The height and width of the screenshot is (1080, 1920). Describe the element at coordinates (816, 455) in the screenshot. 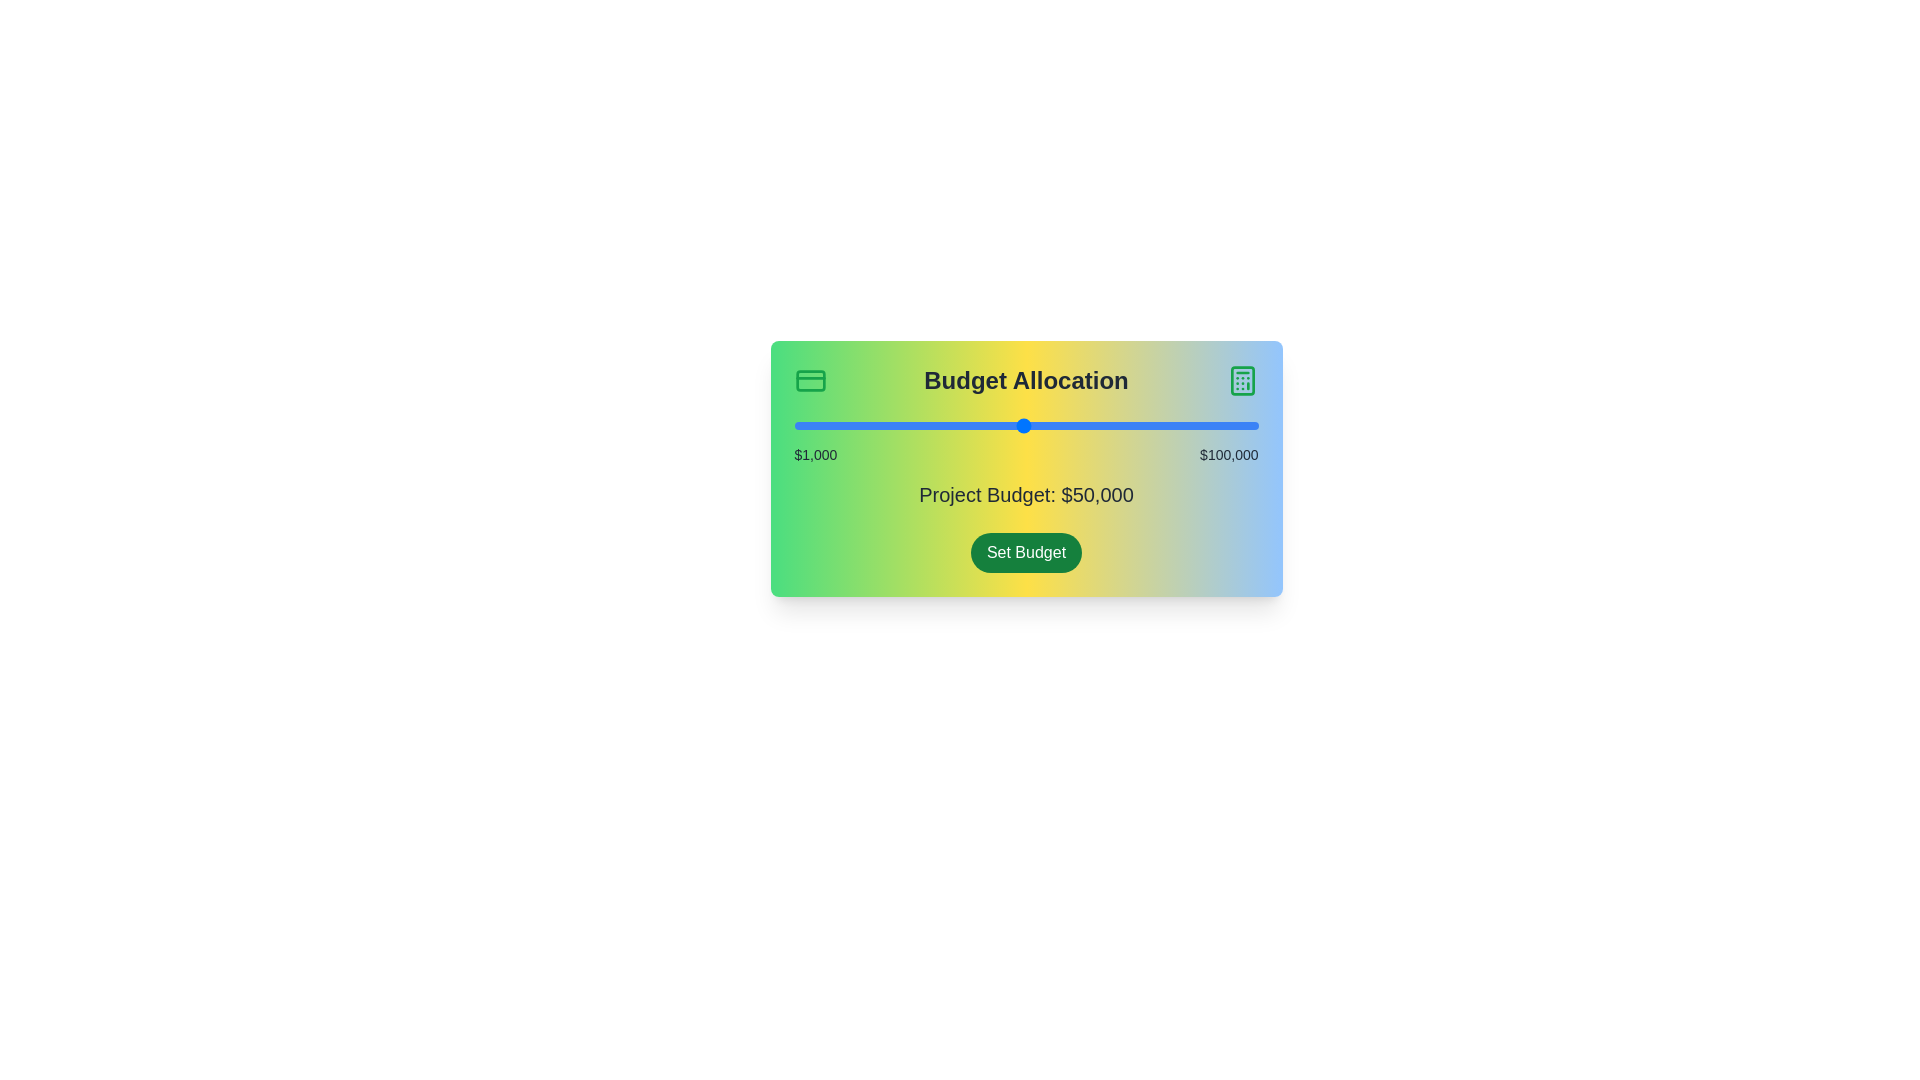

I see `the minimum label of the BudgetSlider component` at that location.